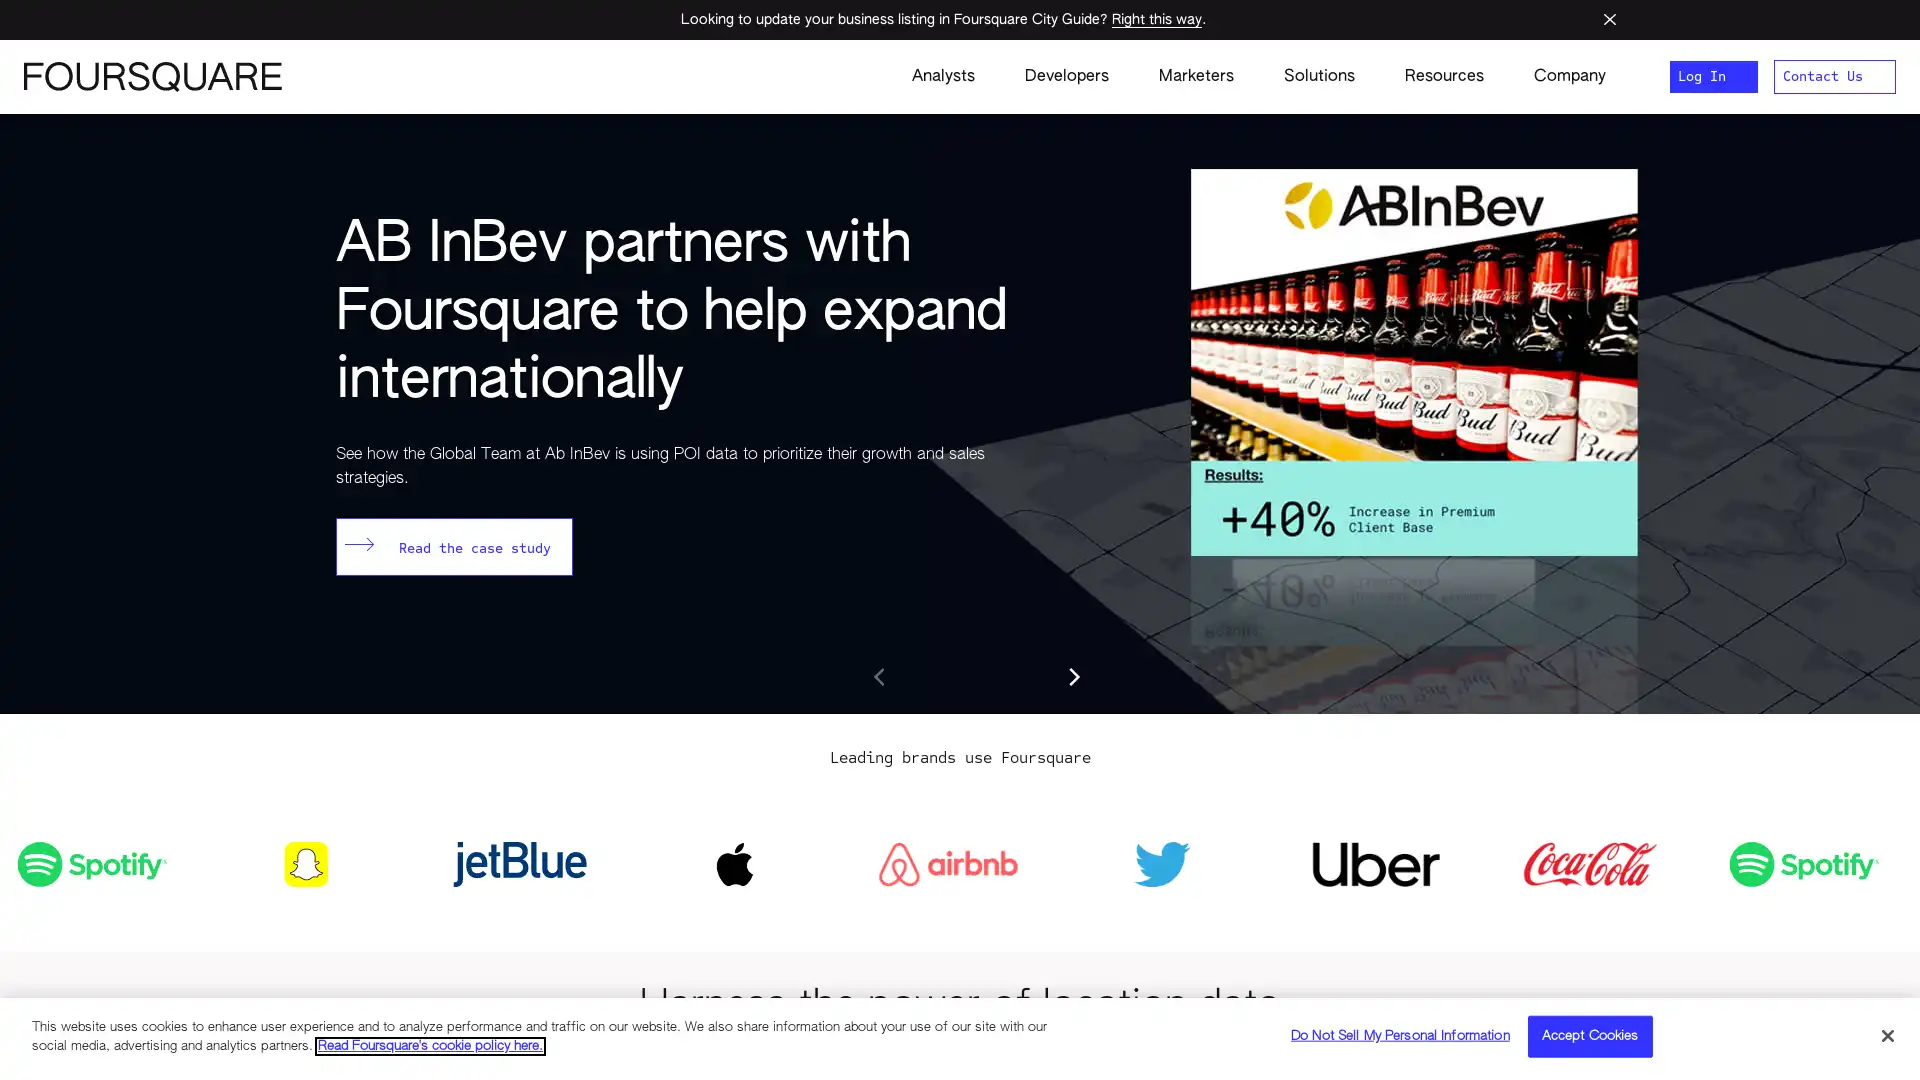 The height and width of the screenshot is (1080, 1920). I want to click on Resources, so click(1444, 76).